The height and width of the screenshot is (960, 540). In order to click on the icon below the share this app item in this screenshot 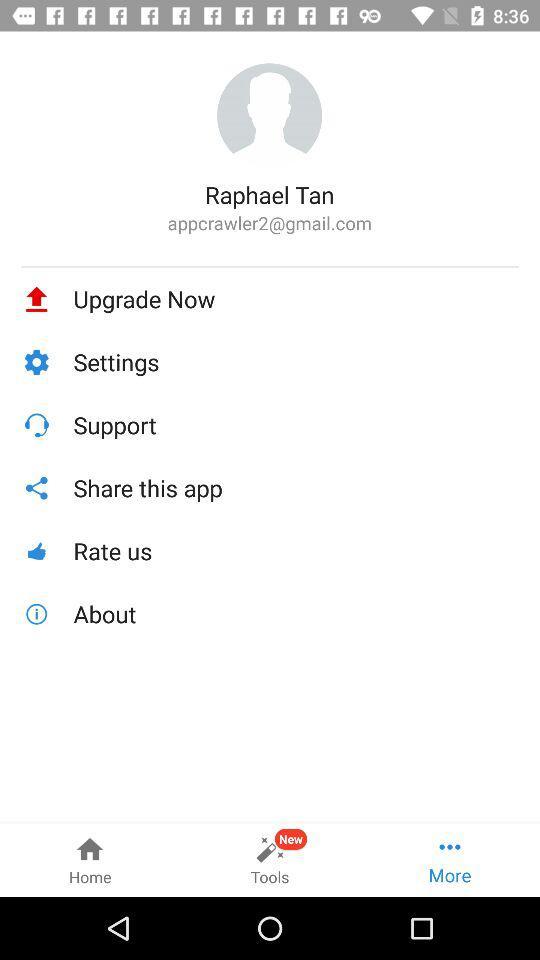, I will do `click(295, 551)`.